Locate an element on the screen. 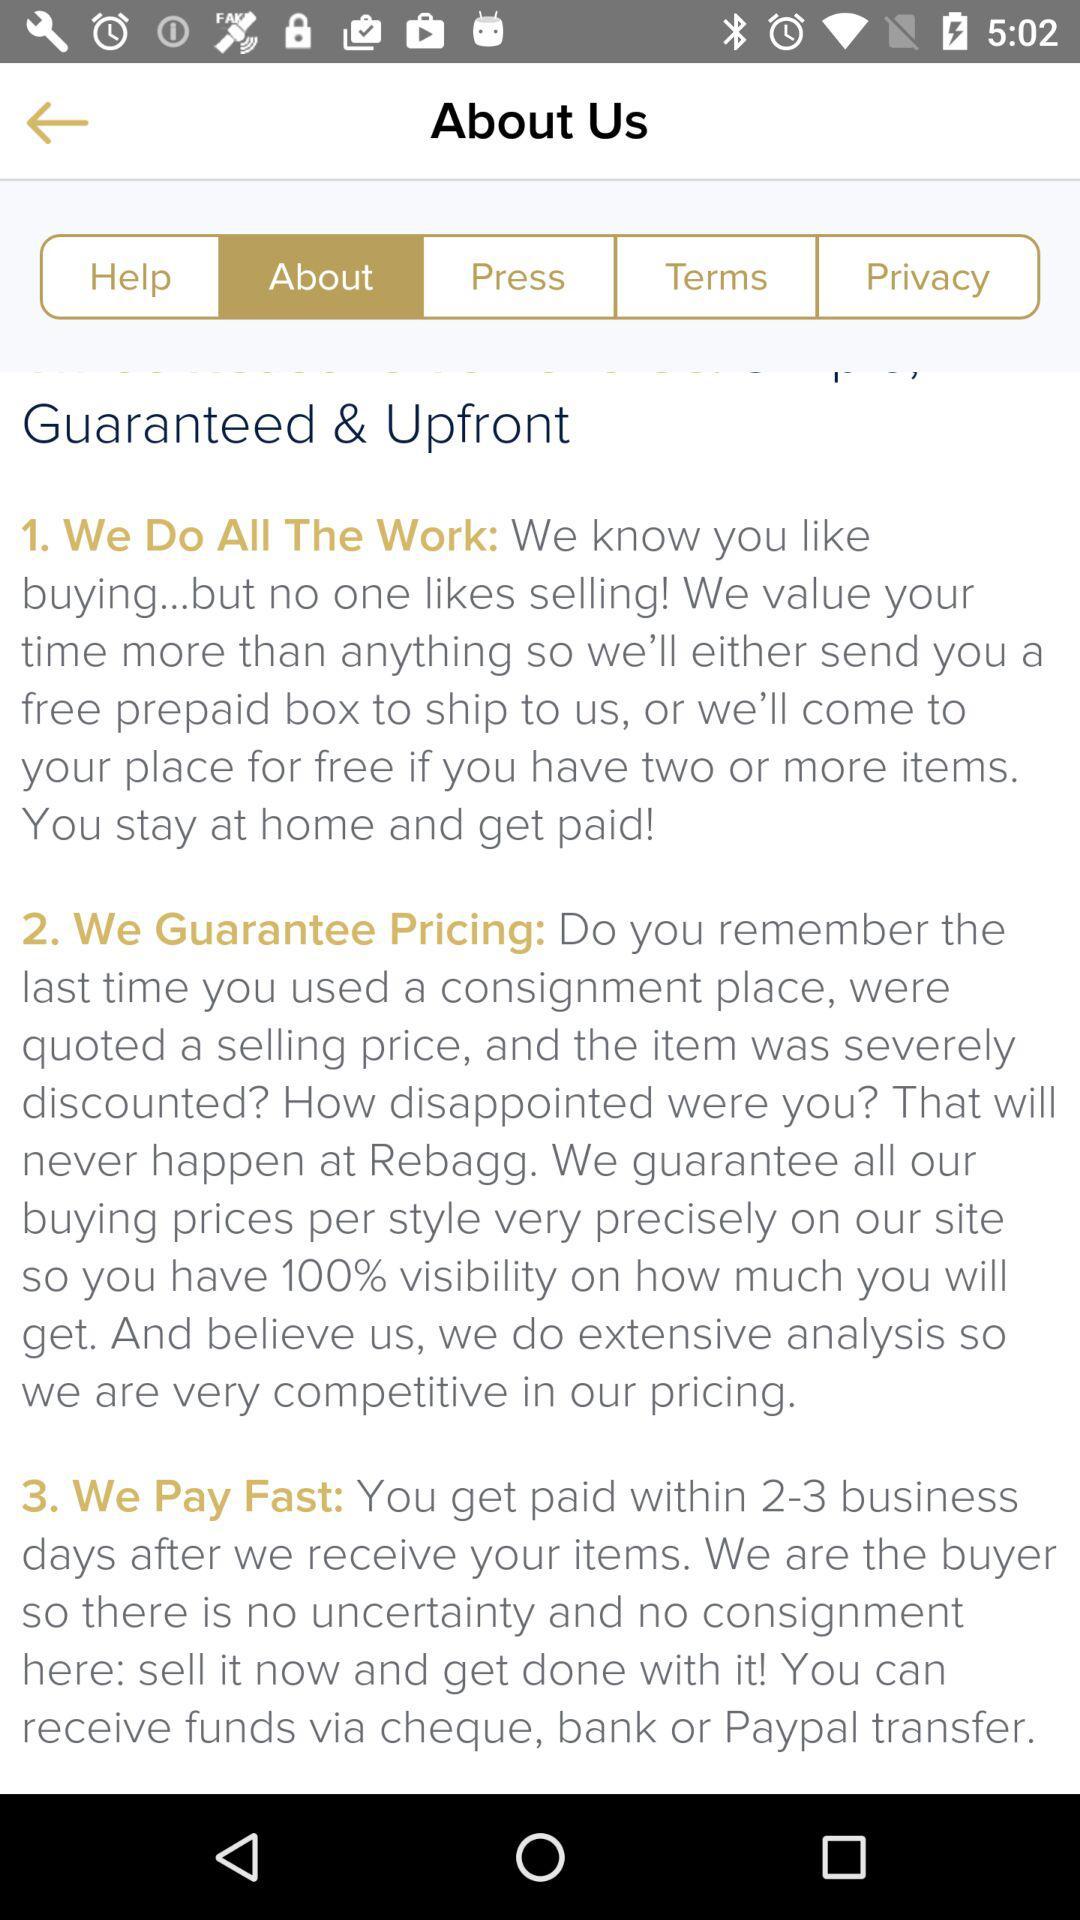  go back is located at coordinates (56, 121).